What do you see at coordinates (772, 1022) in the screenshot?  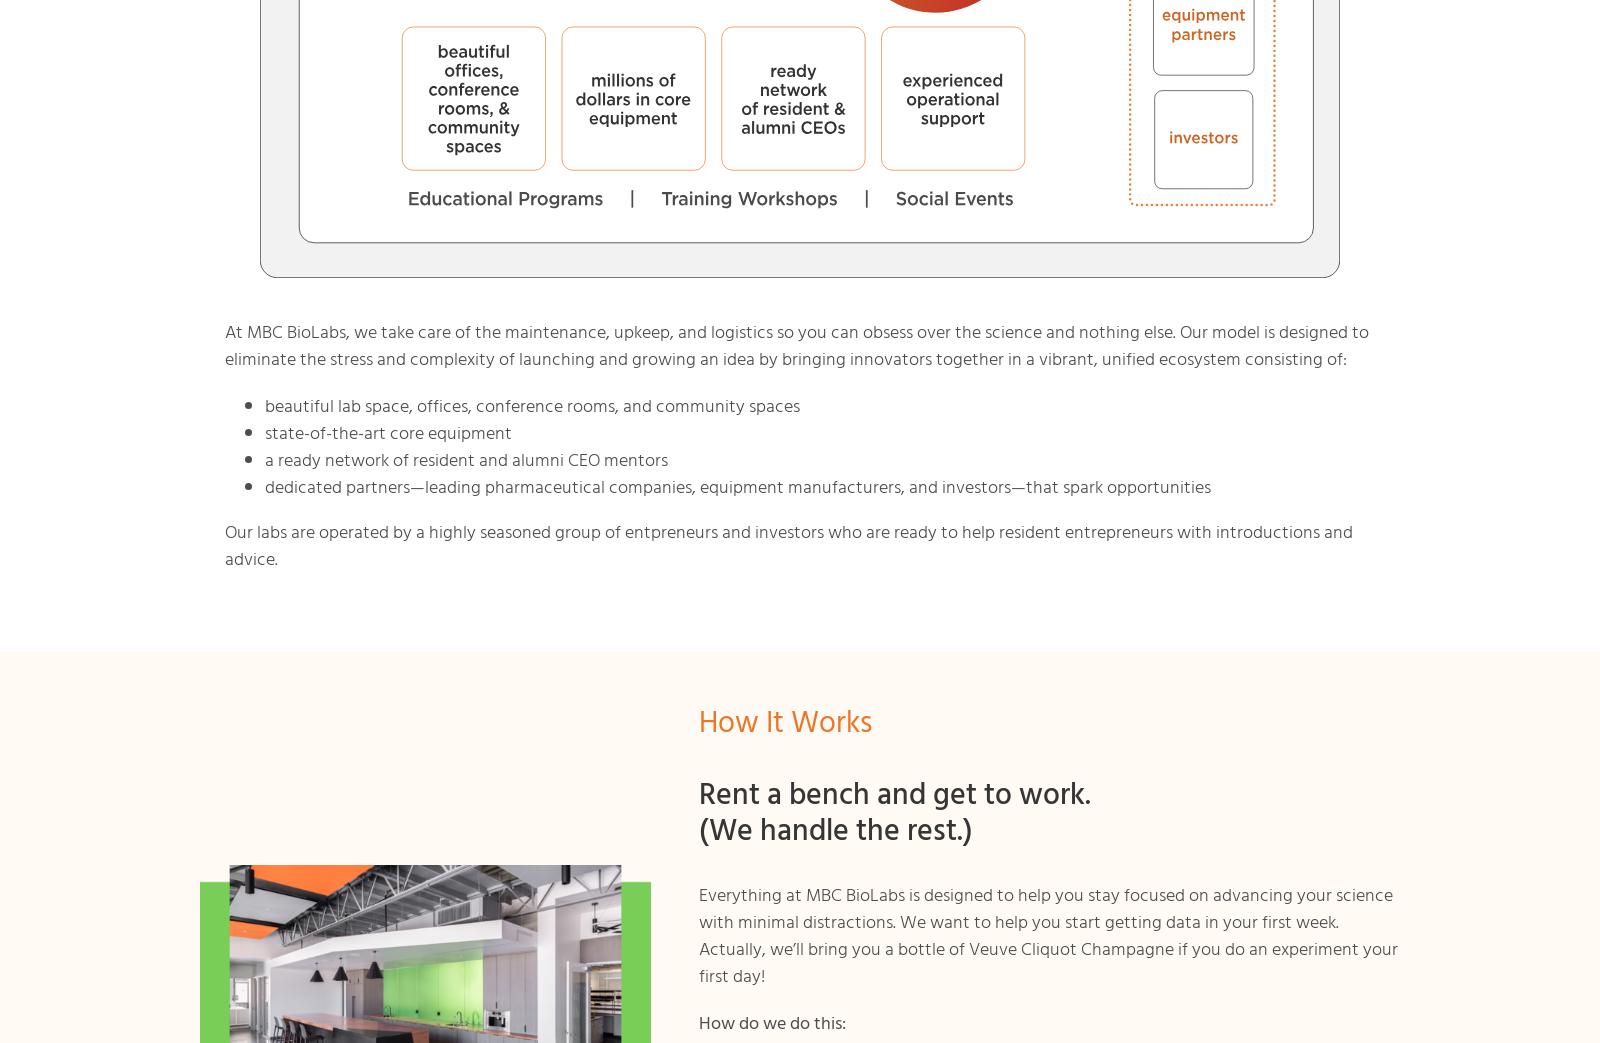 I see `'How do we do this:'` at bounding box center [772, 1022].